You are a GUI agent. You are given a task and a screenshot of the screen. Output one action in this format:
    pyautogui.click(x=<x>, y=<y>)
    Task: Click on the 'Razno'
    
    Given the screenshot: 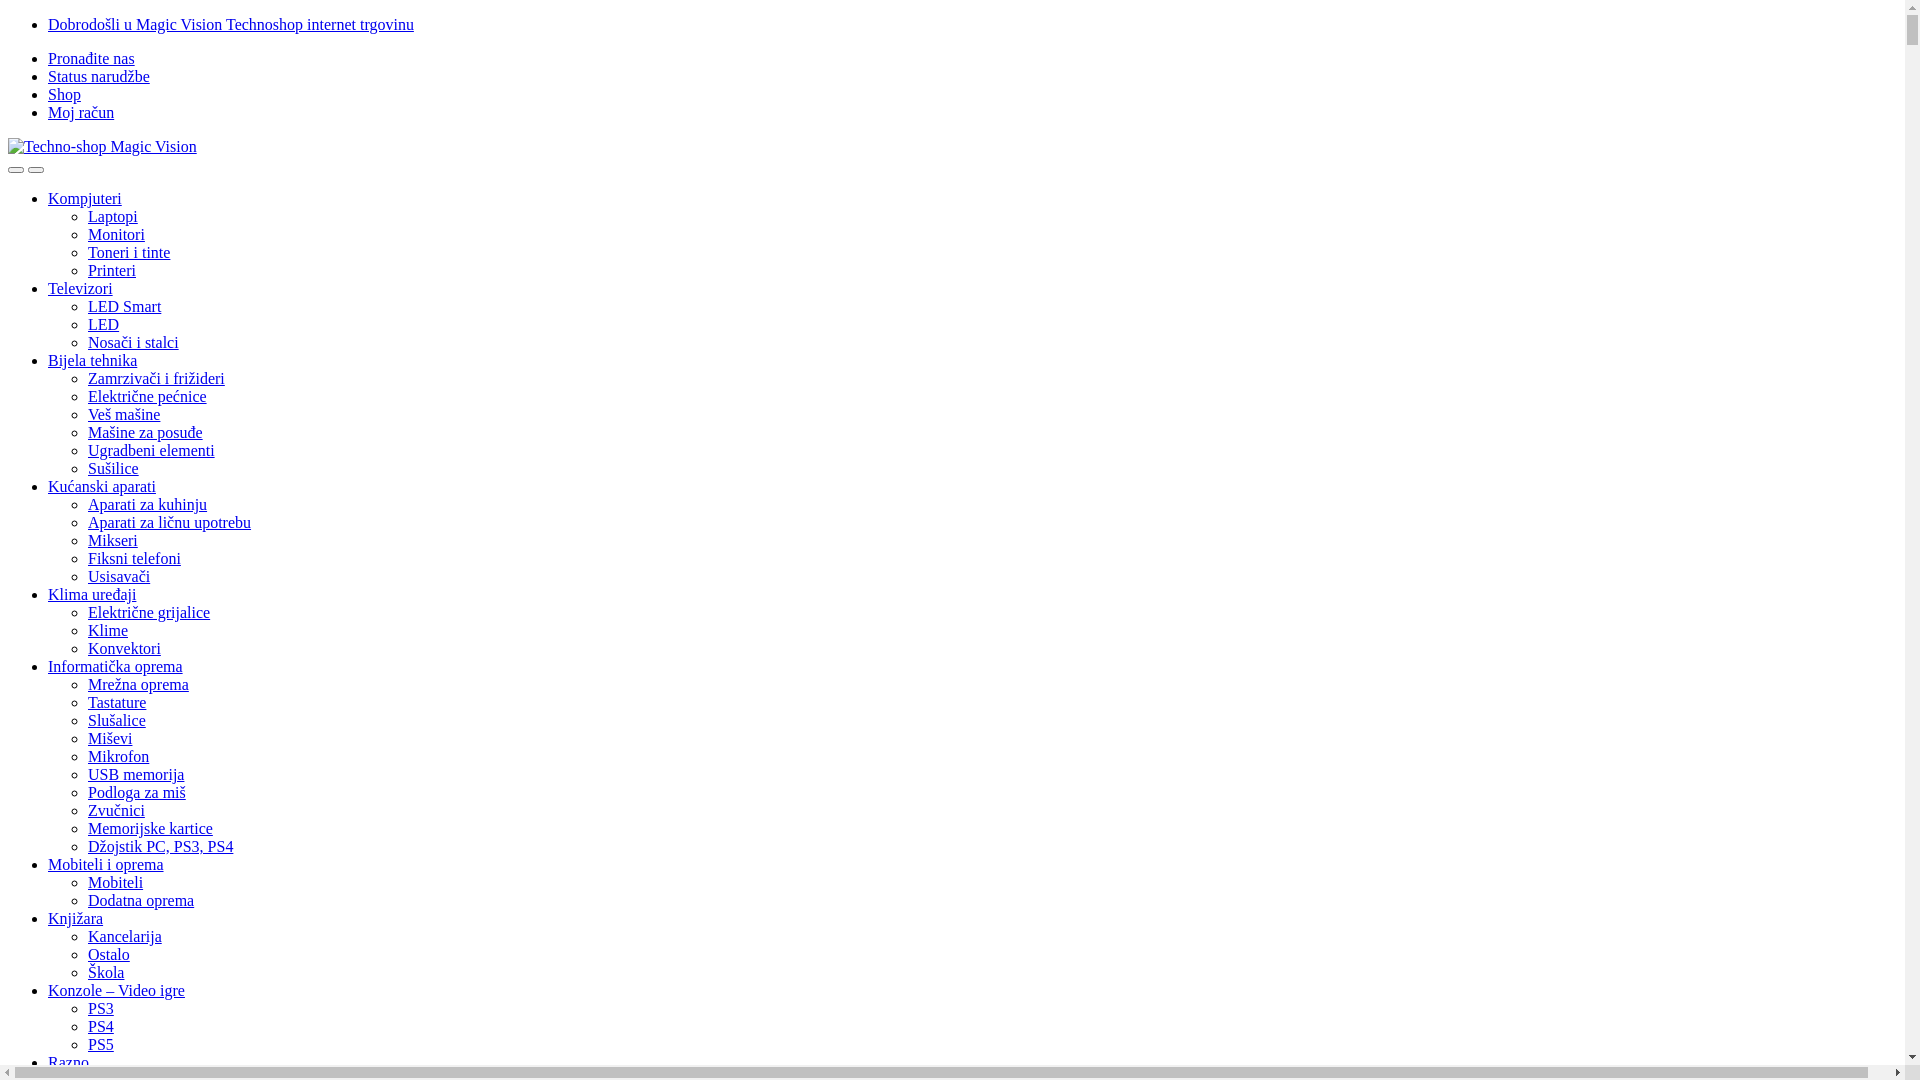 What is the action you would take?
    pyautogui.click(x=68, y=1061)
    